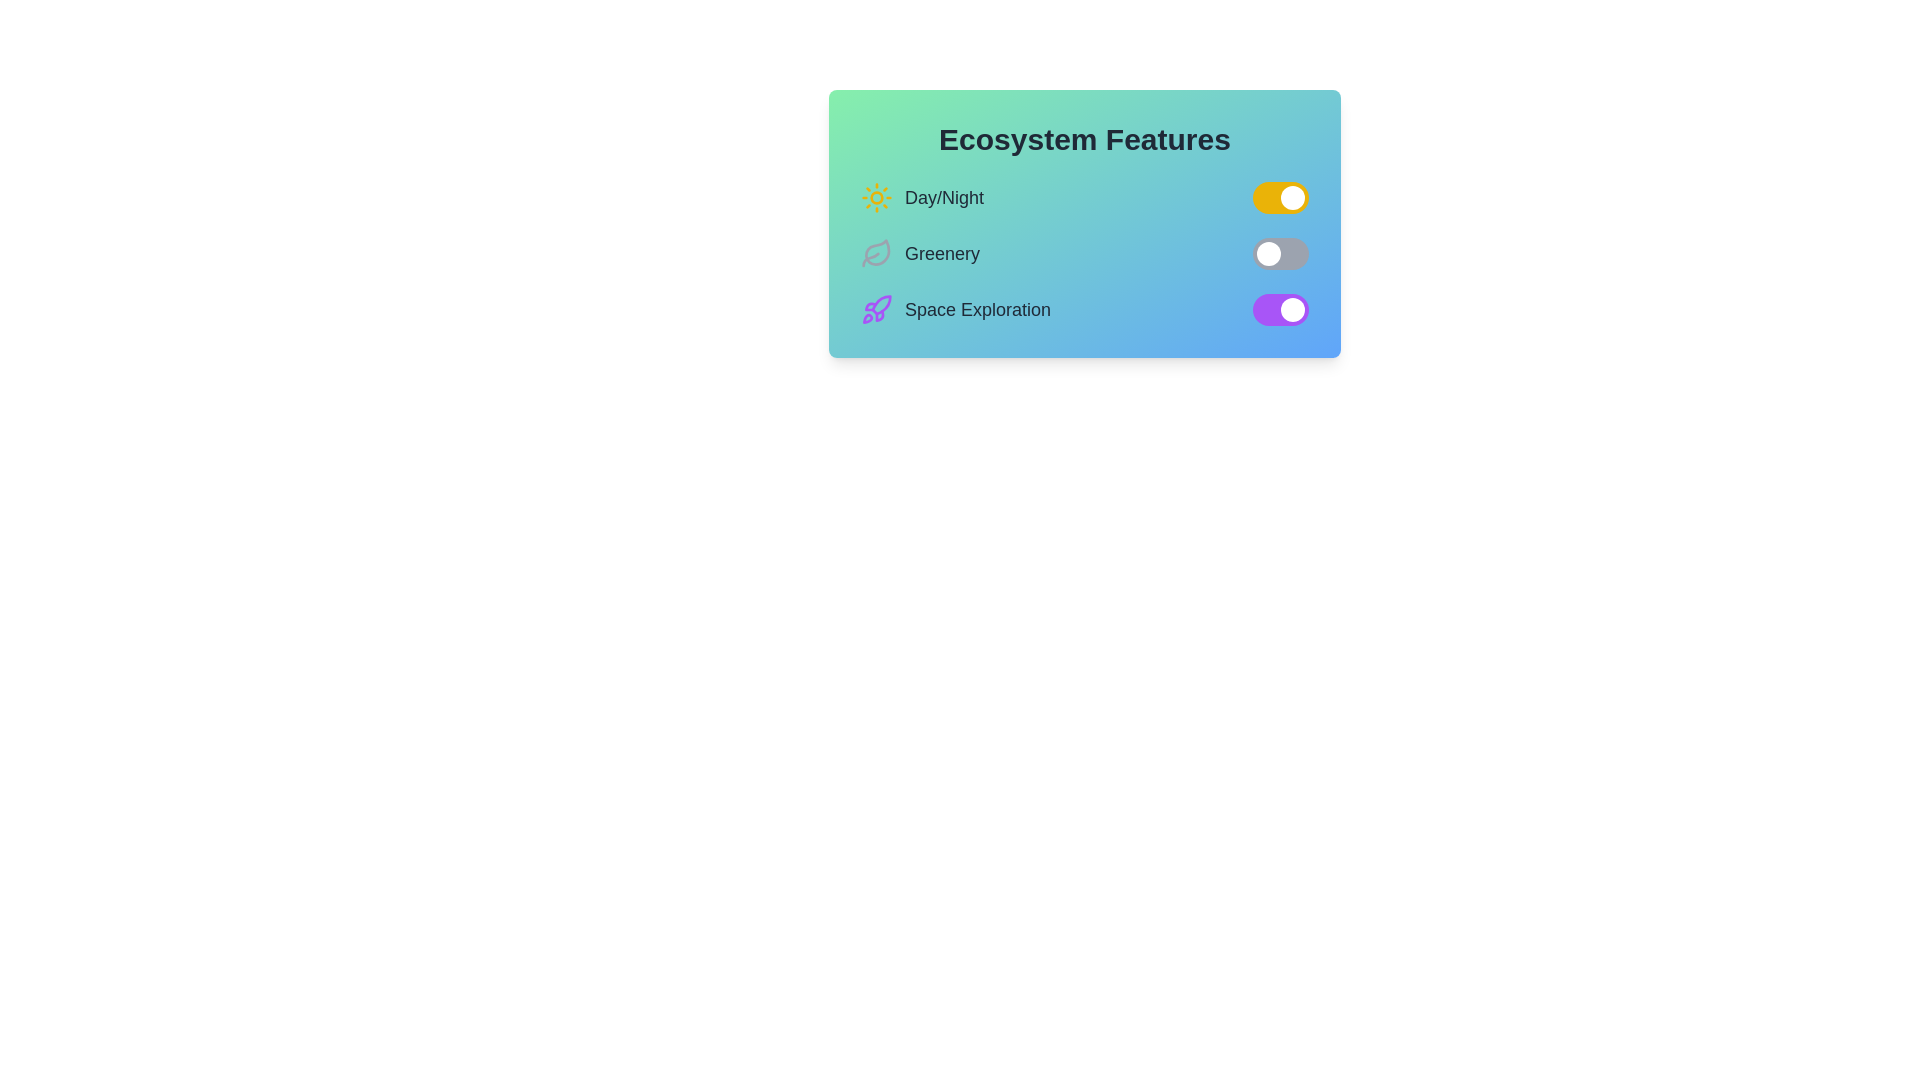  I want to click on the text label for the toggle-able feature named 'Space Exploration', which is the third entry under the 'Ecosystem Features' heading, so click(978, 309).